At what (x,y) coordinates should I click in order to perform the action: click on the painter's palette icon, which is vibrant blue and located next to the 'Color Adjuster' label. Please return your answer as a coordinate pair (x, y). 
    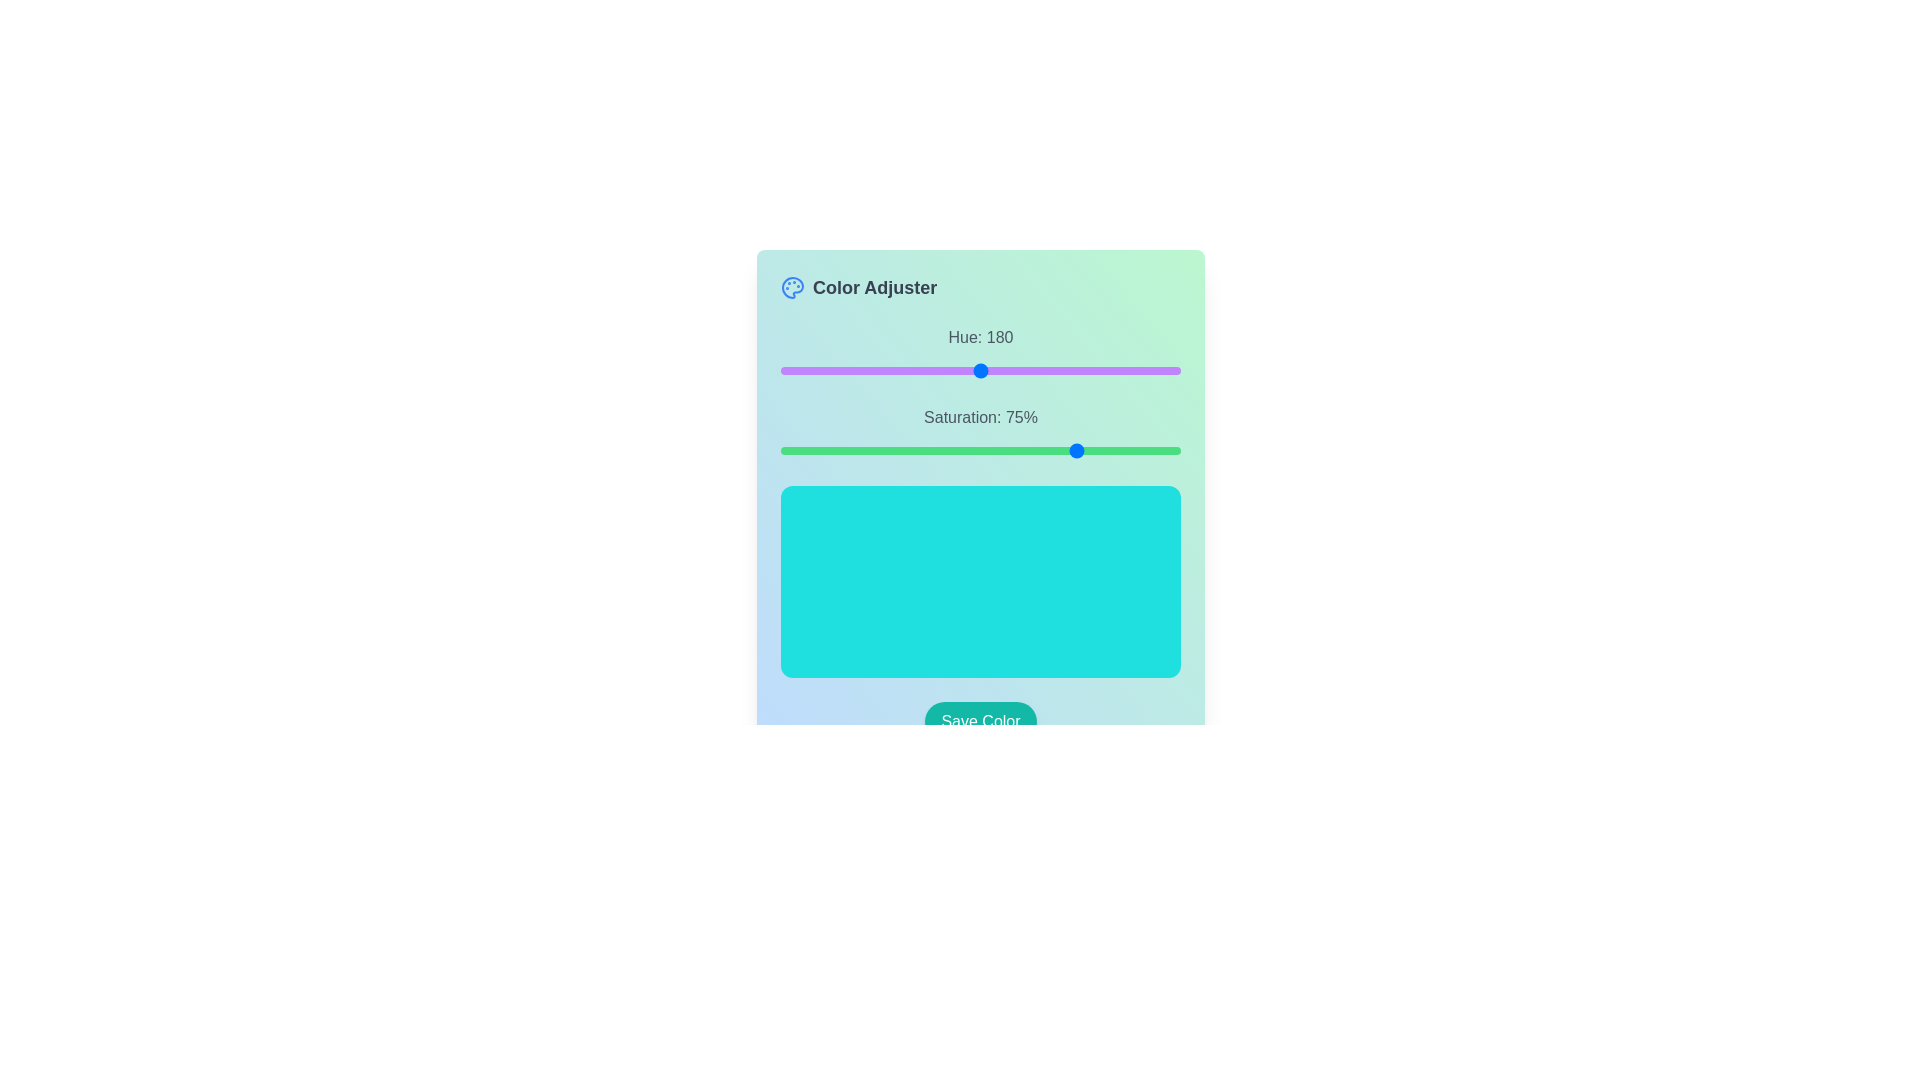
    Looking at the image, I should click on (791, 288).